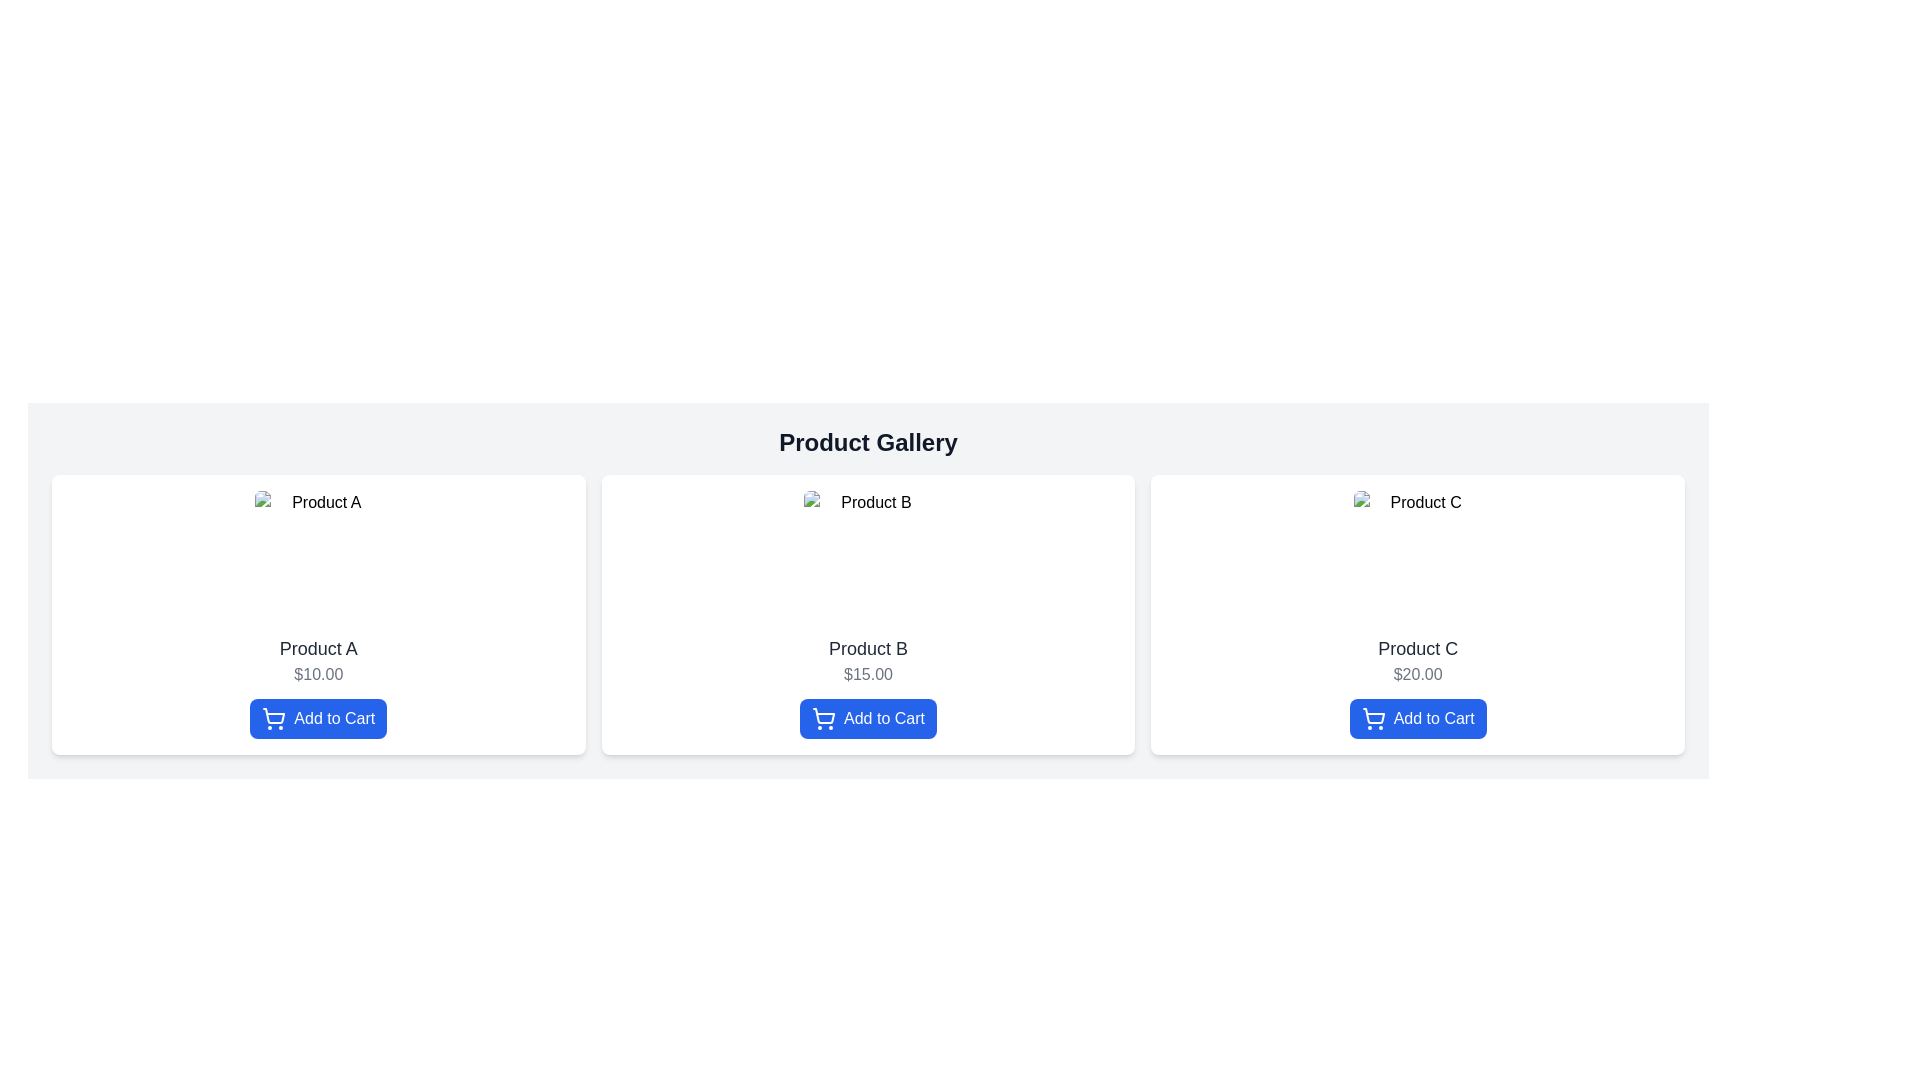  Describe the element at coordinates (317, 613) in the screenshot. I see `image placeholder within the Product card labeled 'Product A' which is styled with a white background and contains a blue 'Add to Cart' button` at that location.